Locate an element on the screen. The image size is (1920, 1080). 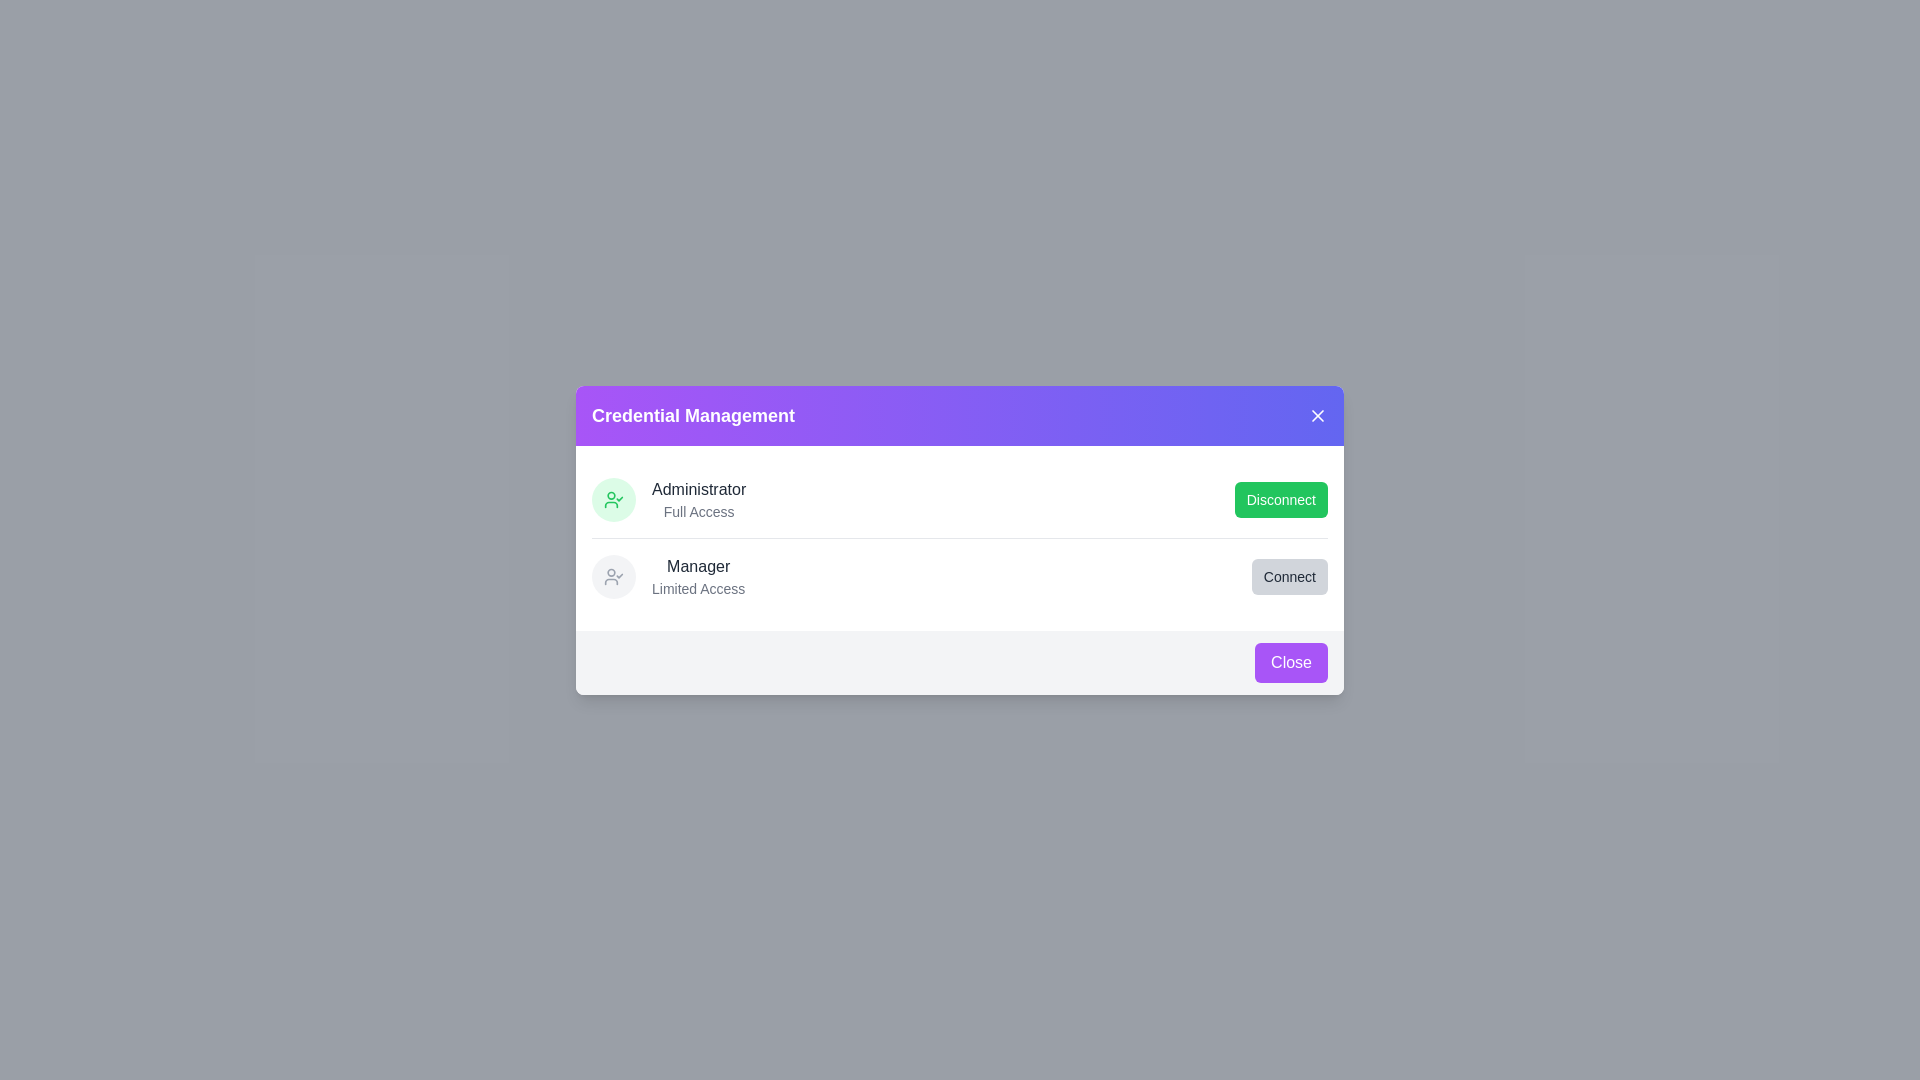
the close icon button in the top-right corner of the 'Credential Management' interface is located at coordinates (1318, 414).